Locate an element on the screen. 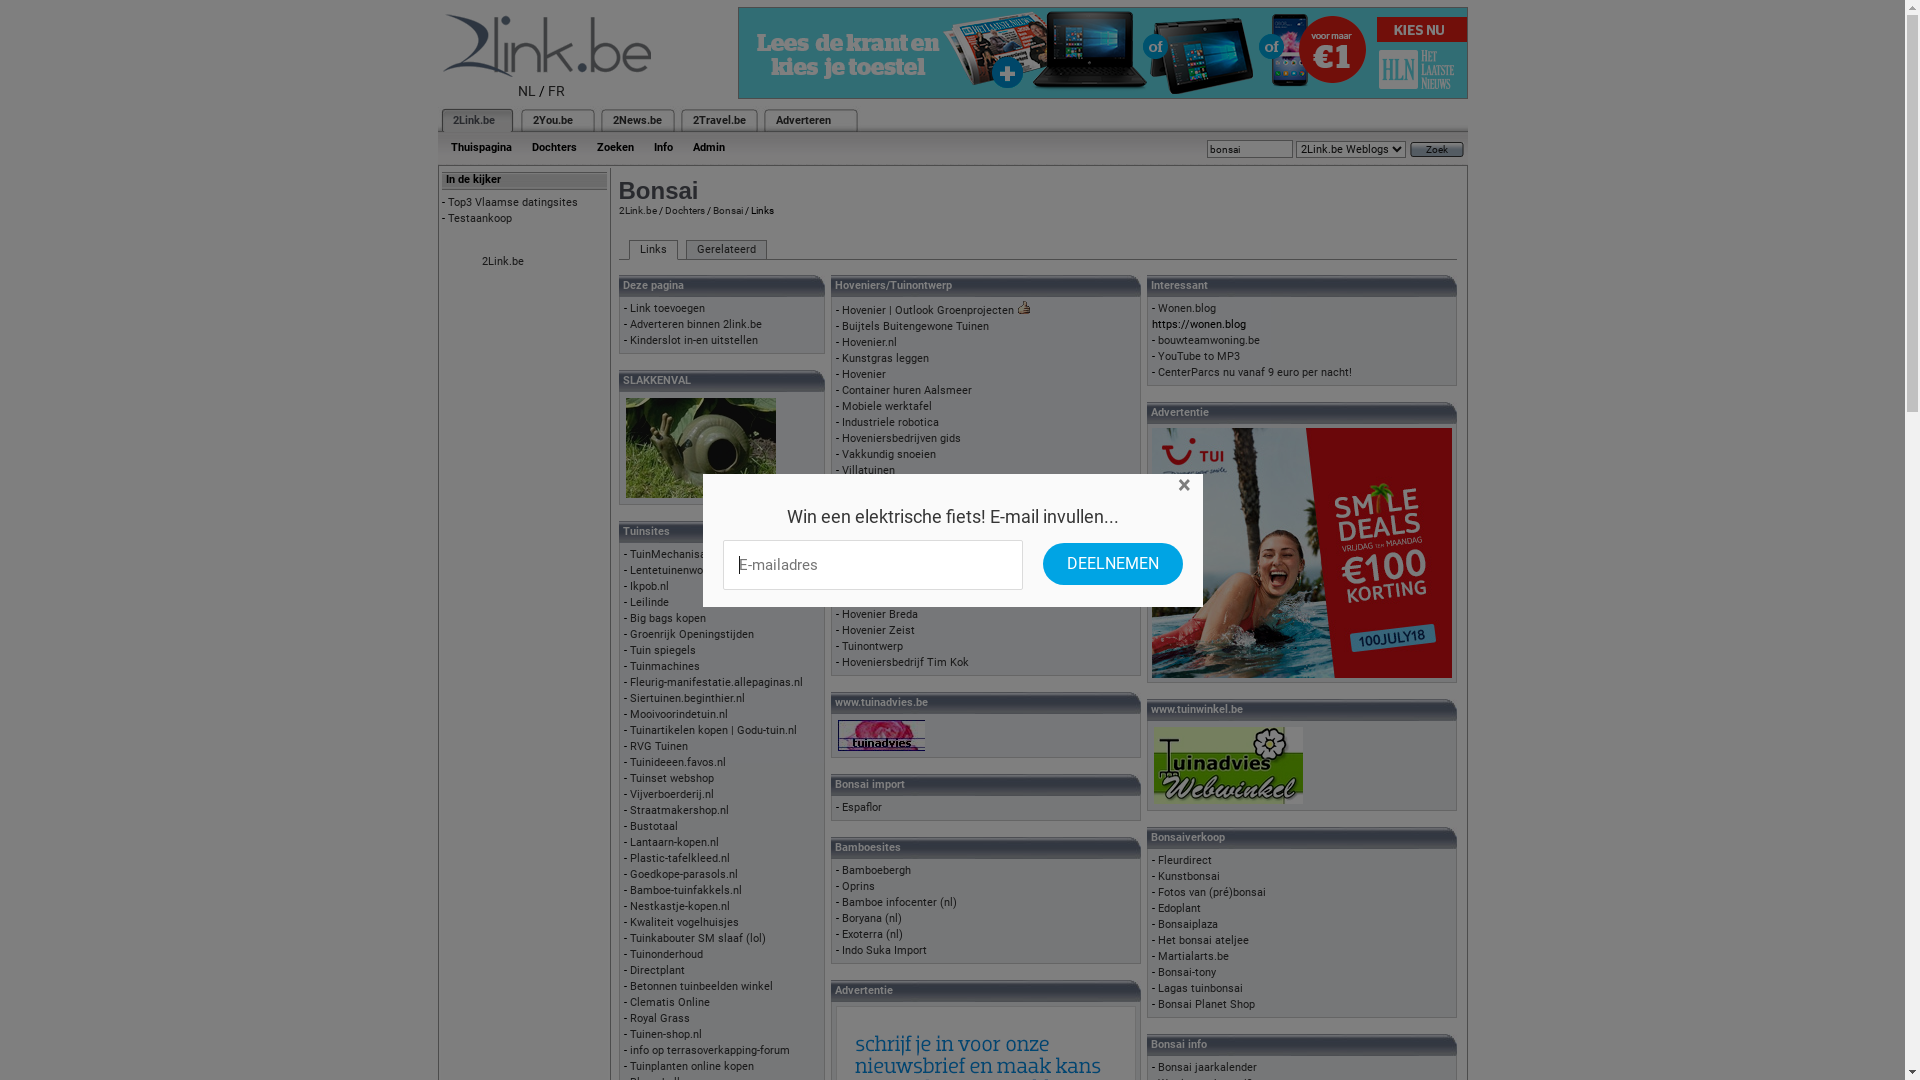  'Directplant' is located at coordinates (657, 969).